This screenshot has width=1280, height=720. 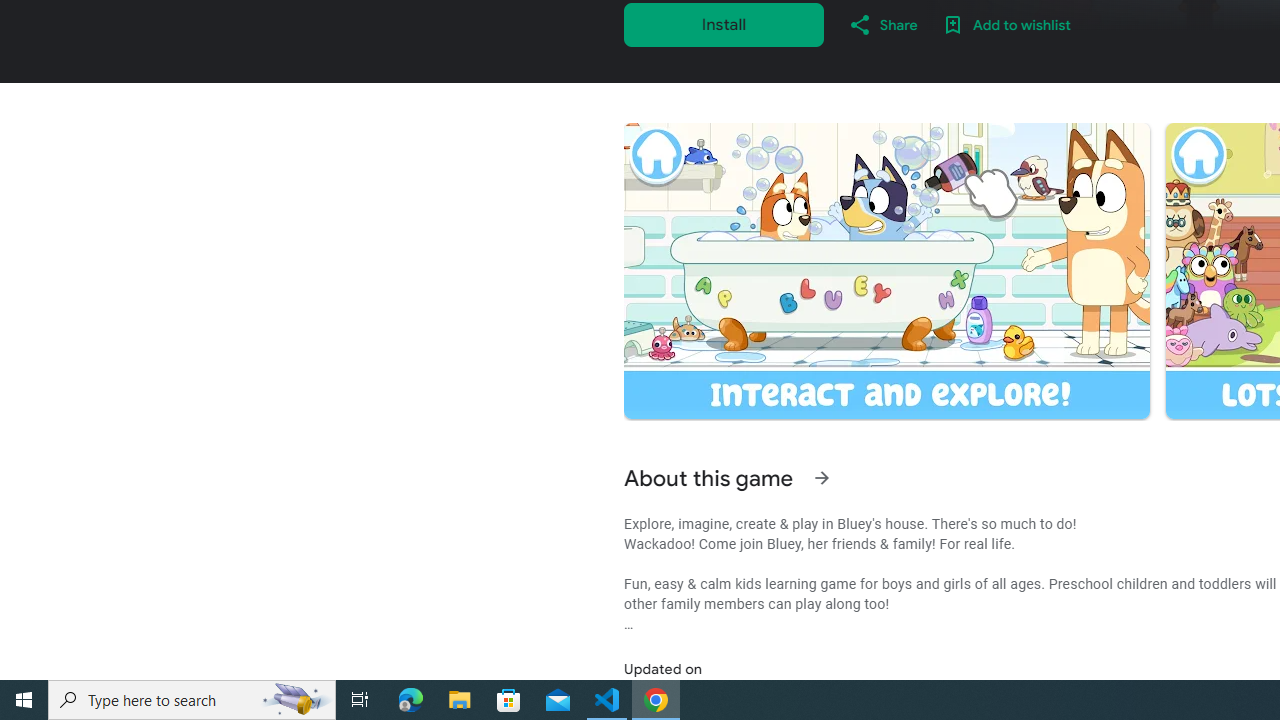 I want to click on 'See more information on About this game', so click(x=821, y=478).